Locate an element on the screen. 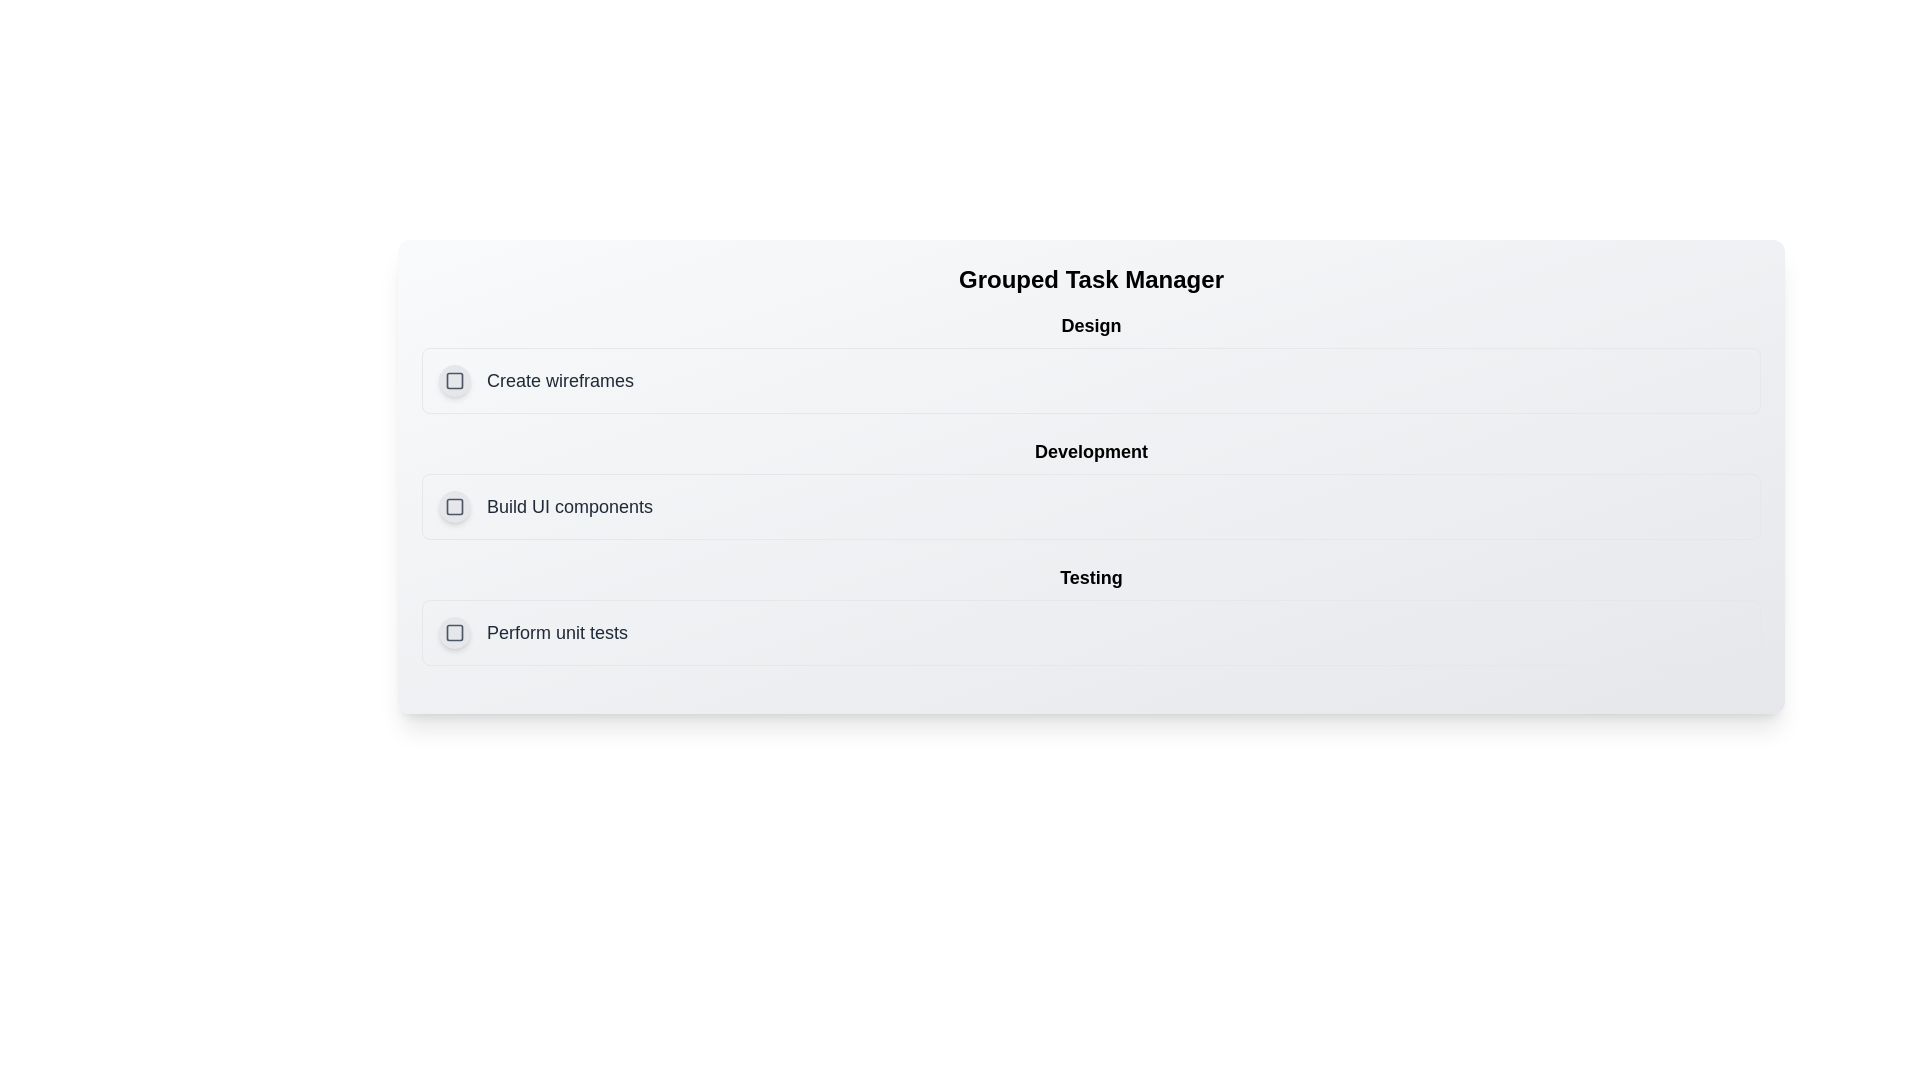 The height and width of the screenshot is (1080, 1920). the checkbox or text labeled 'Perform unit tests' in the Testing category is located at coordinates (533, 632).